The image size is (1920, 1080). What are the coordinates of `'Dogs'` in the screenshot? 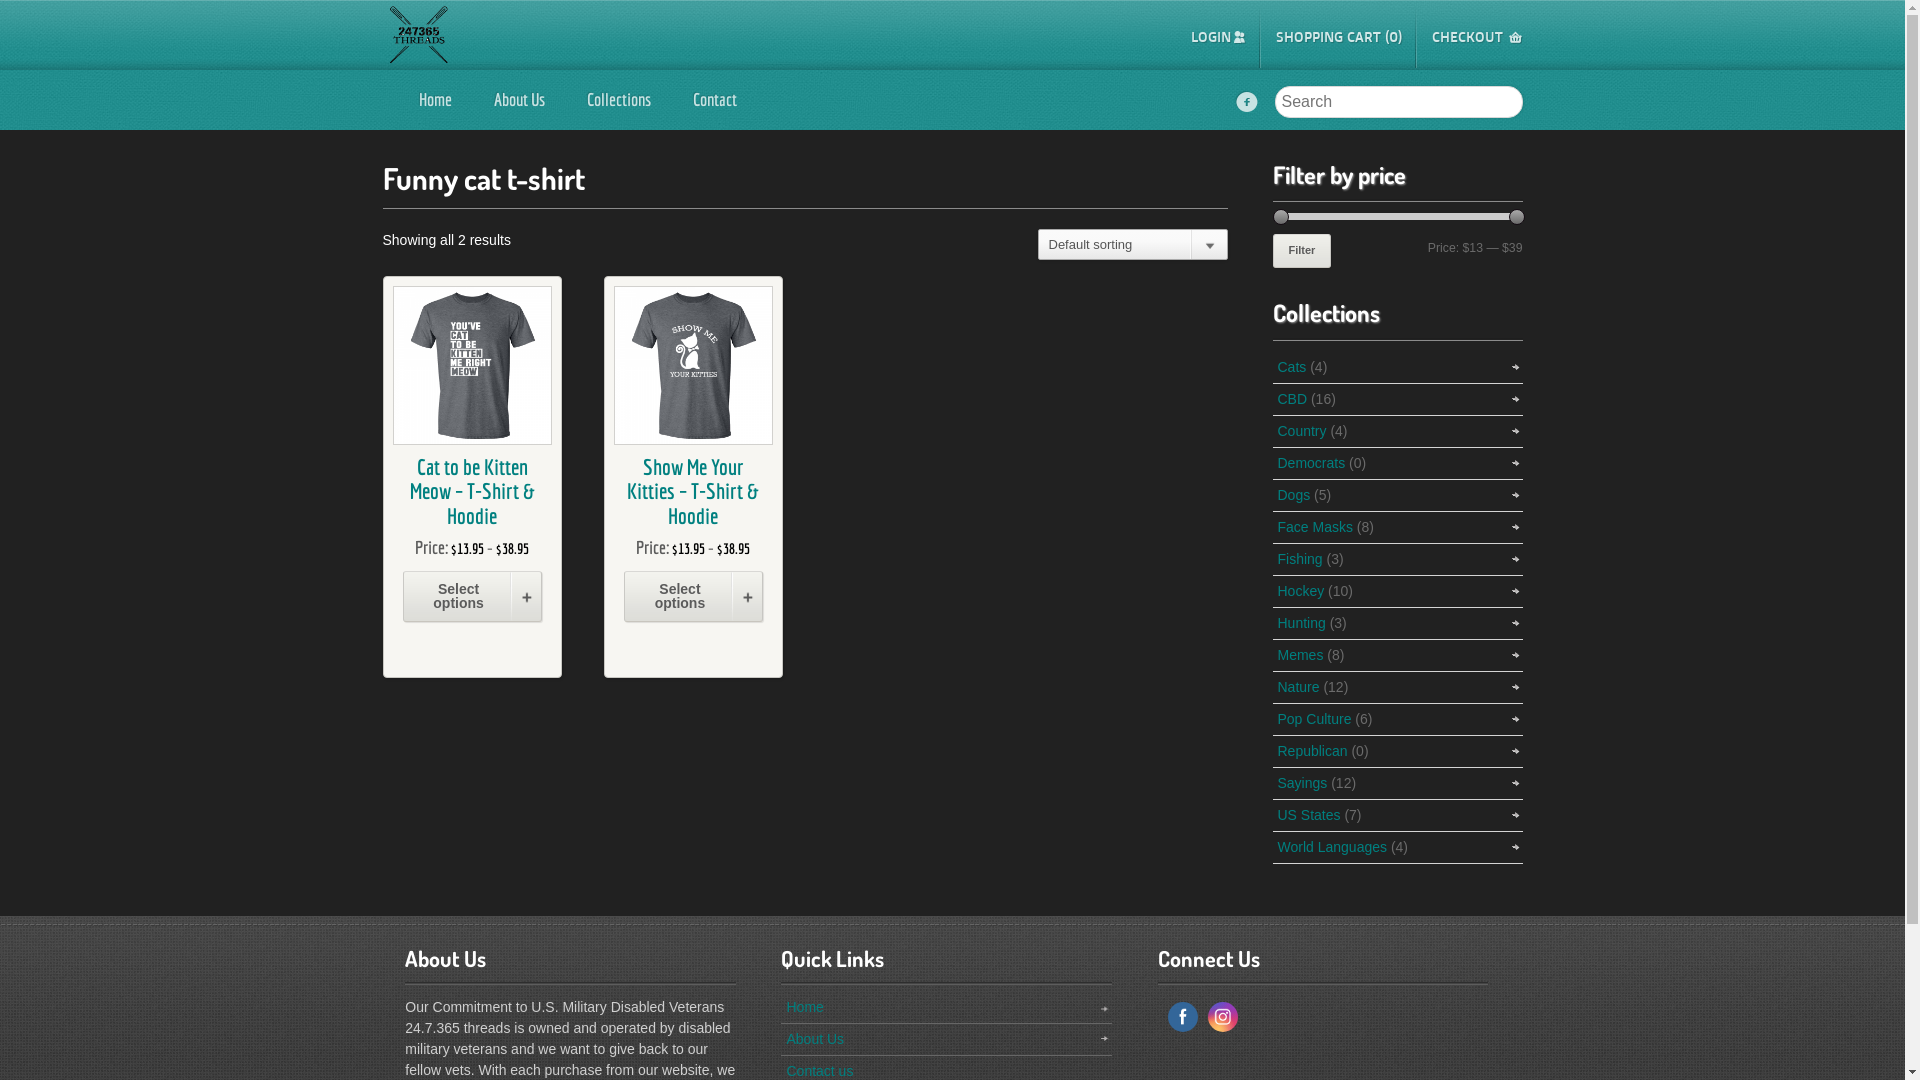 It's located at (1294, 494).